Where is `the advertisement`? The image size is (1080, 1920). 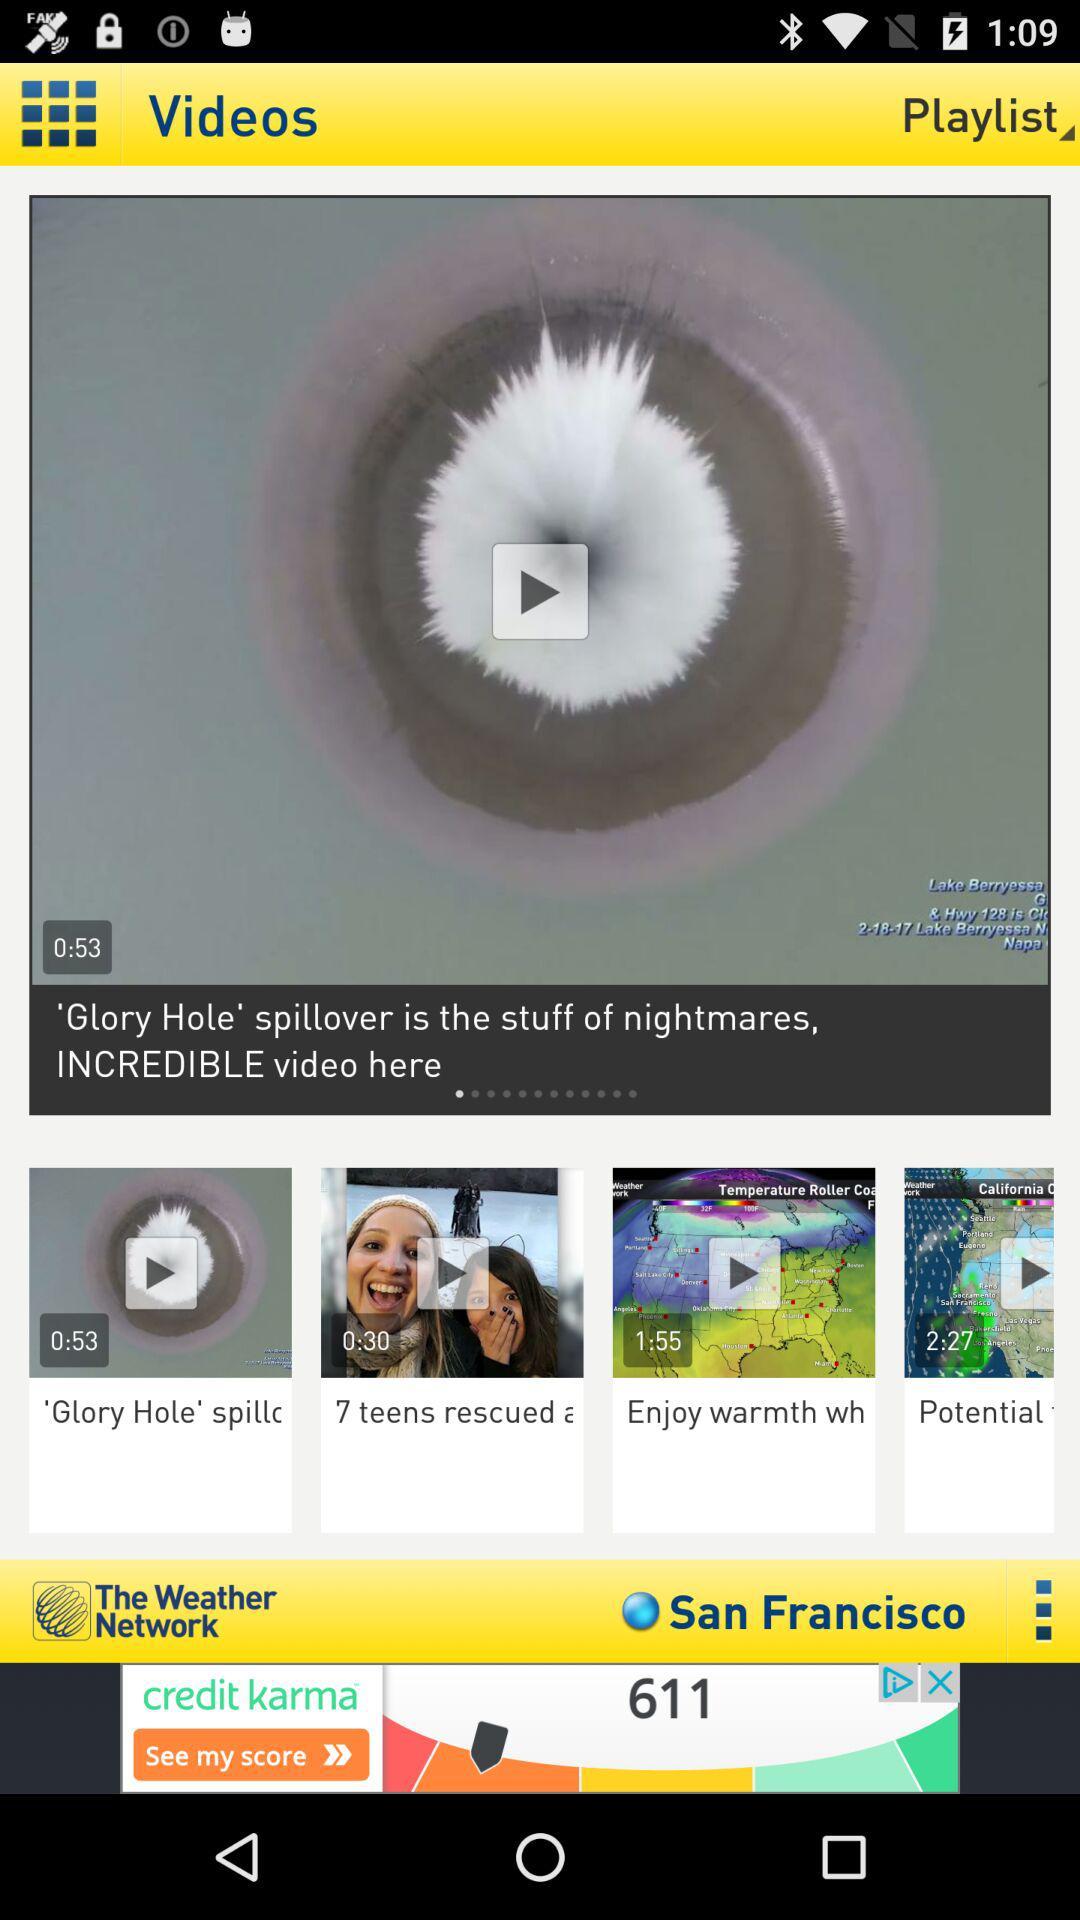 the advertisement is located at coordinates (992, 1271).